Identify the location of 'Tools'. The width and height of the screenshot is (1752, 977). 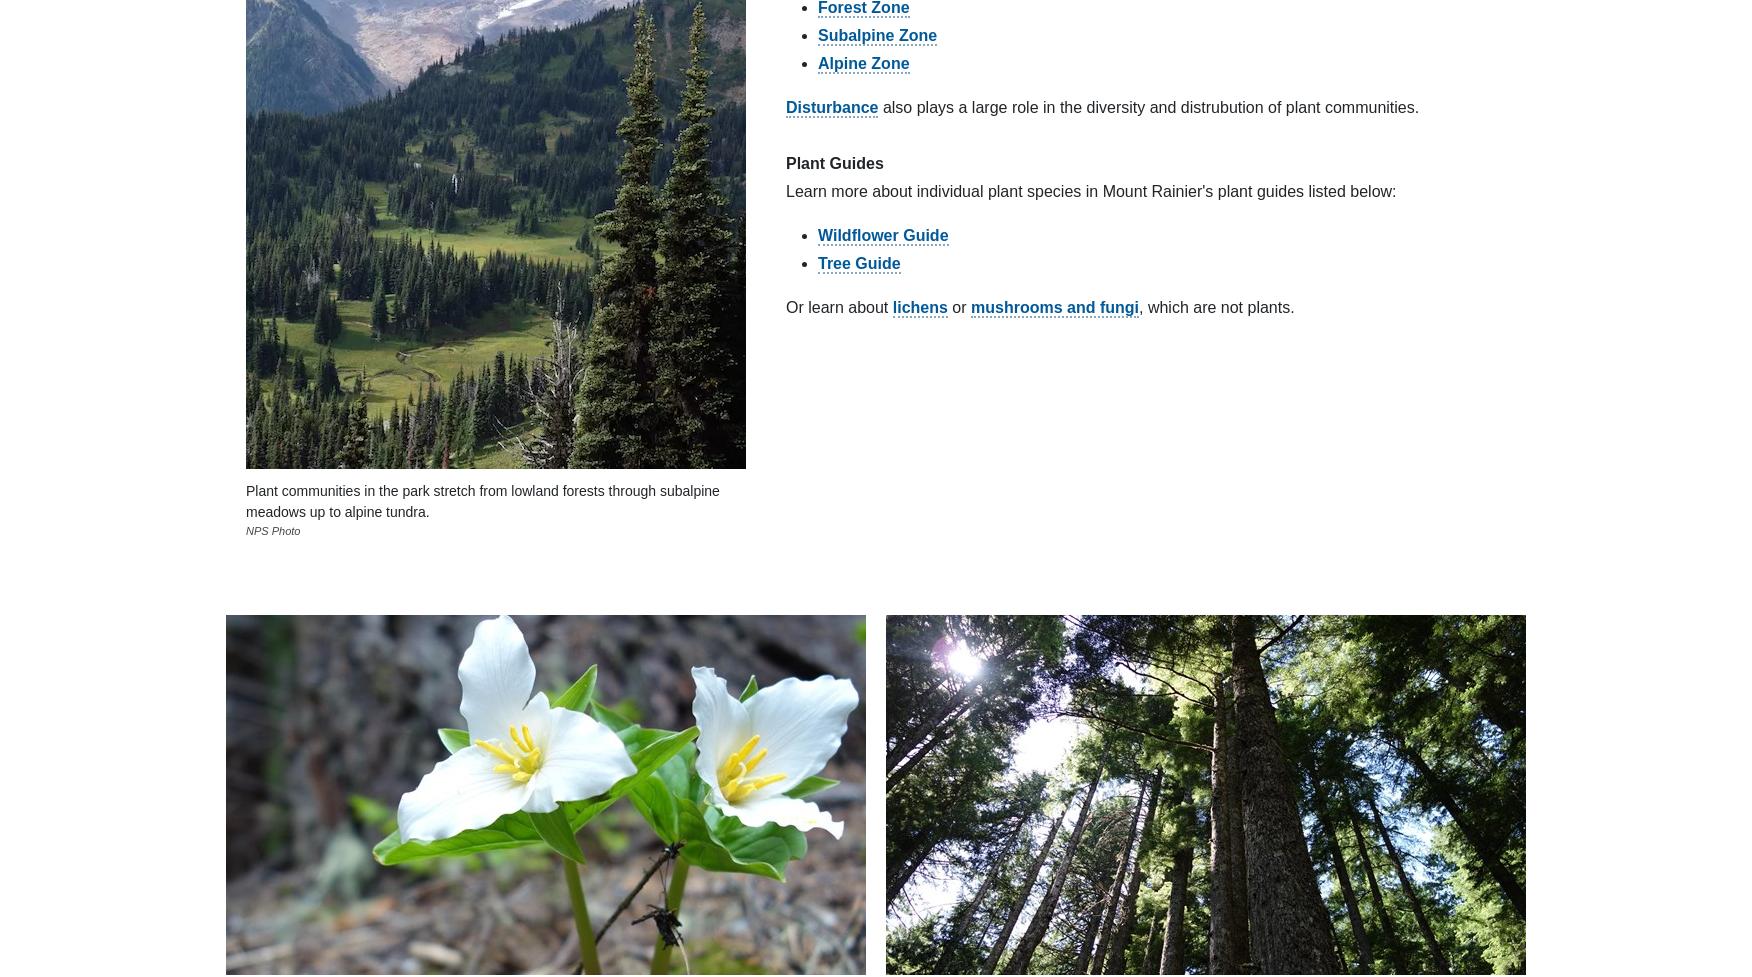
(905, 424).